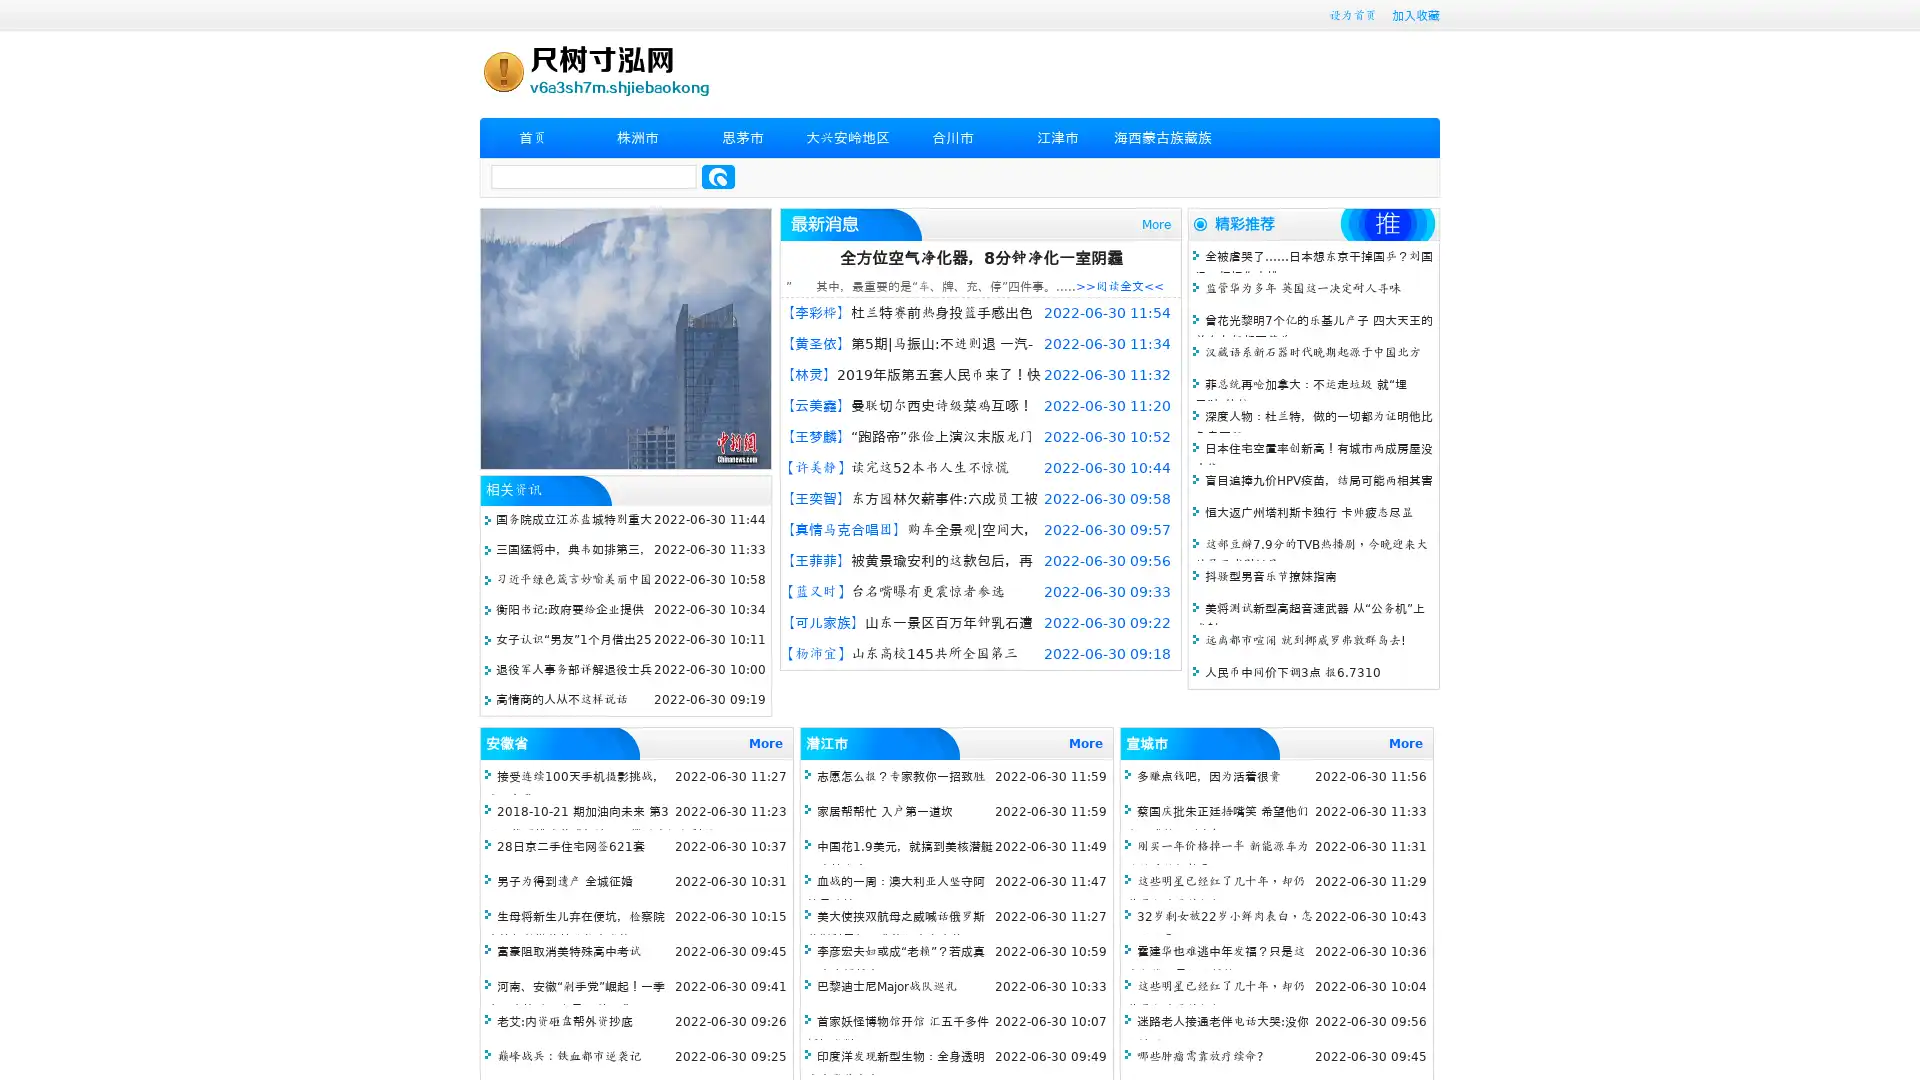  What do you see at coordinates (718, 176) in the screenshot?
I see `Search` at bounding box center [718, 176].